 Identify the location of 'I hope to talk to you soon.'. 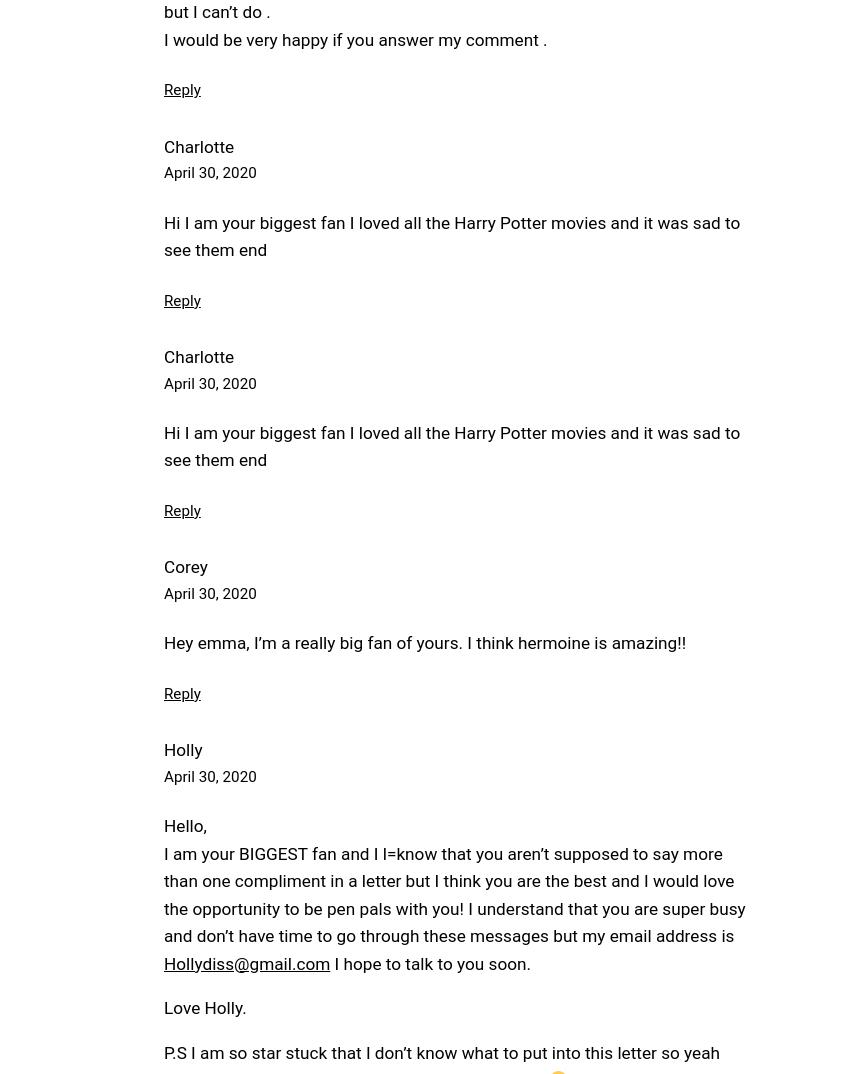
(429, 962).